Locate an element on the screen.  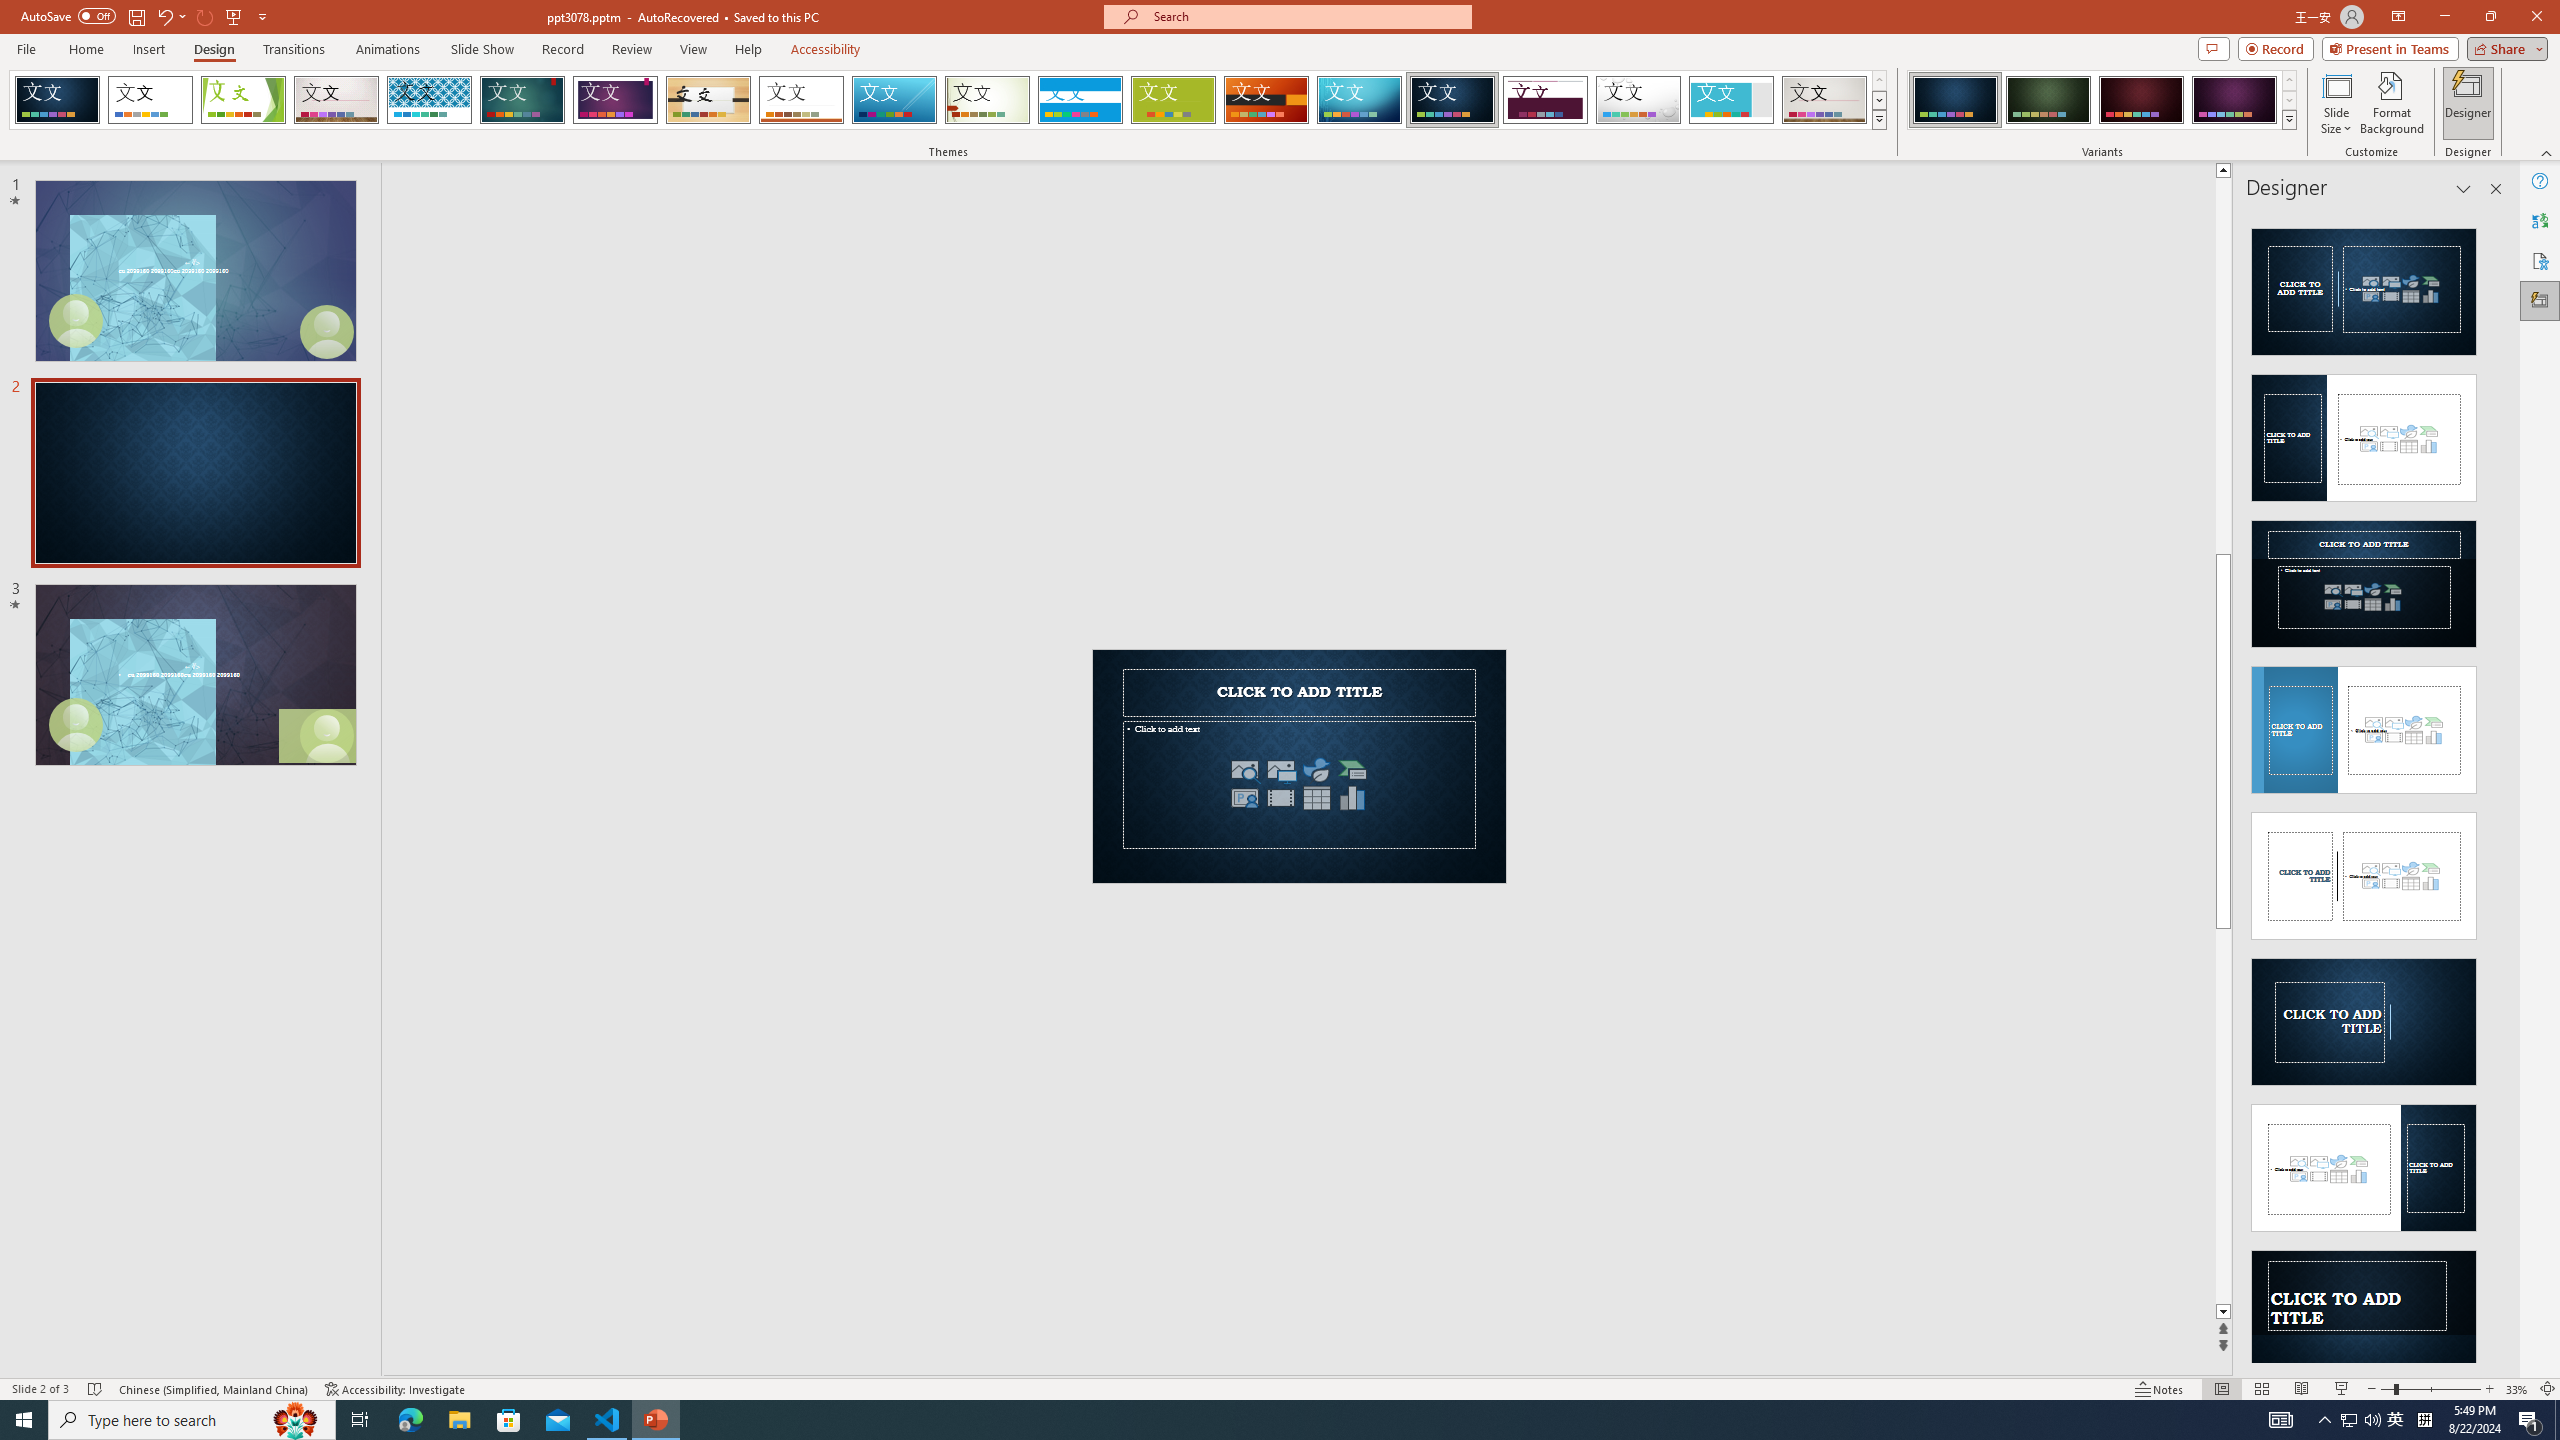
'Slice' is located at coordinates (893, 99).